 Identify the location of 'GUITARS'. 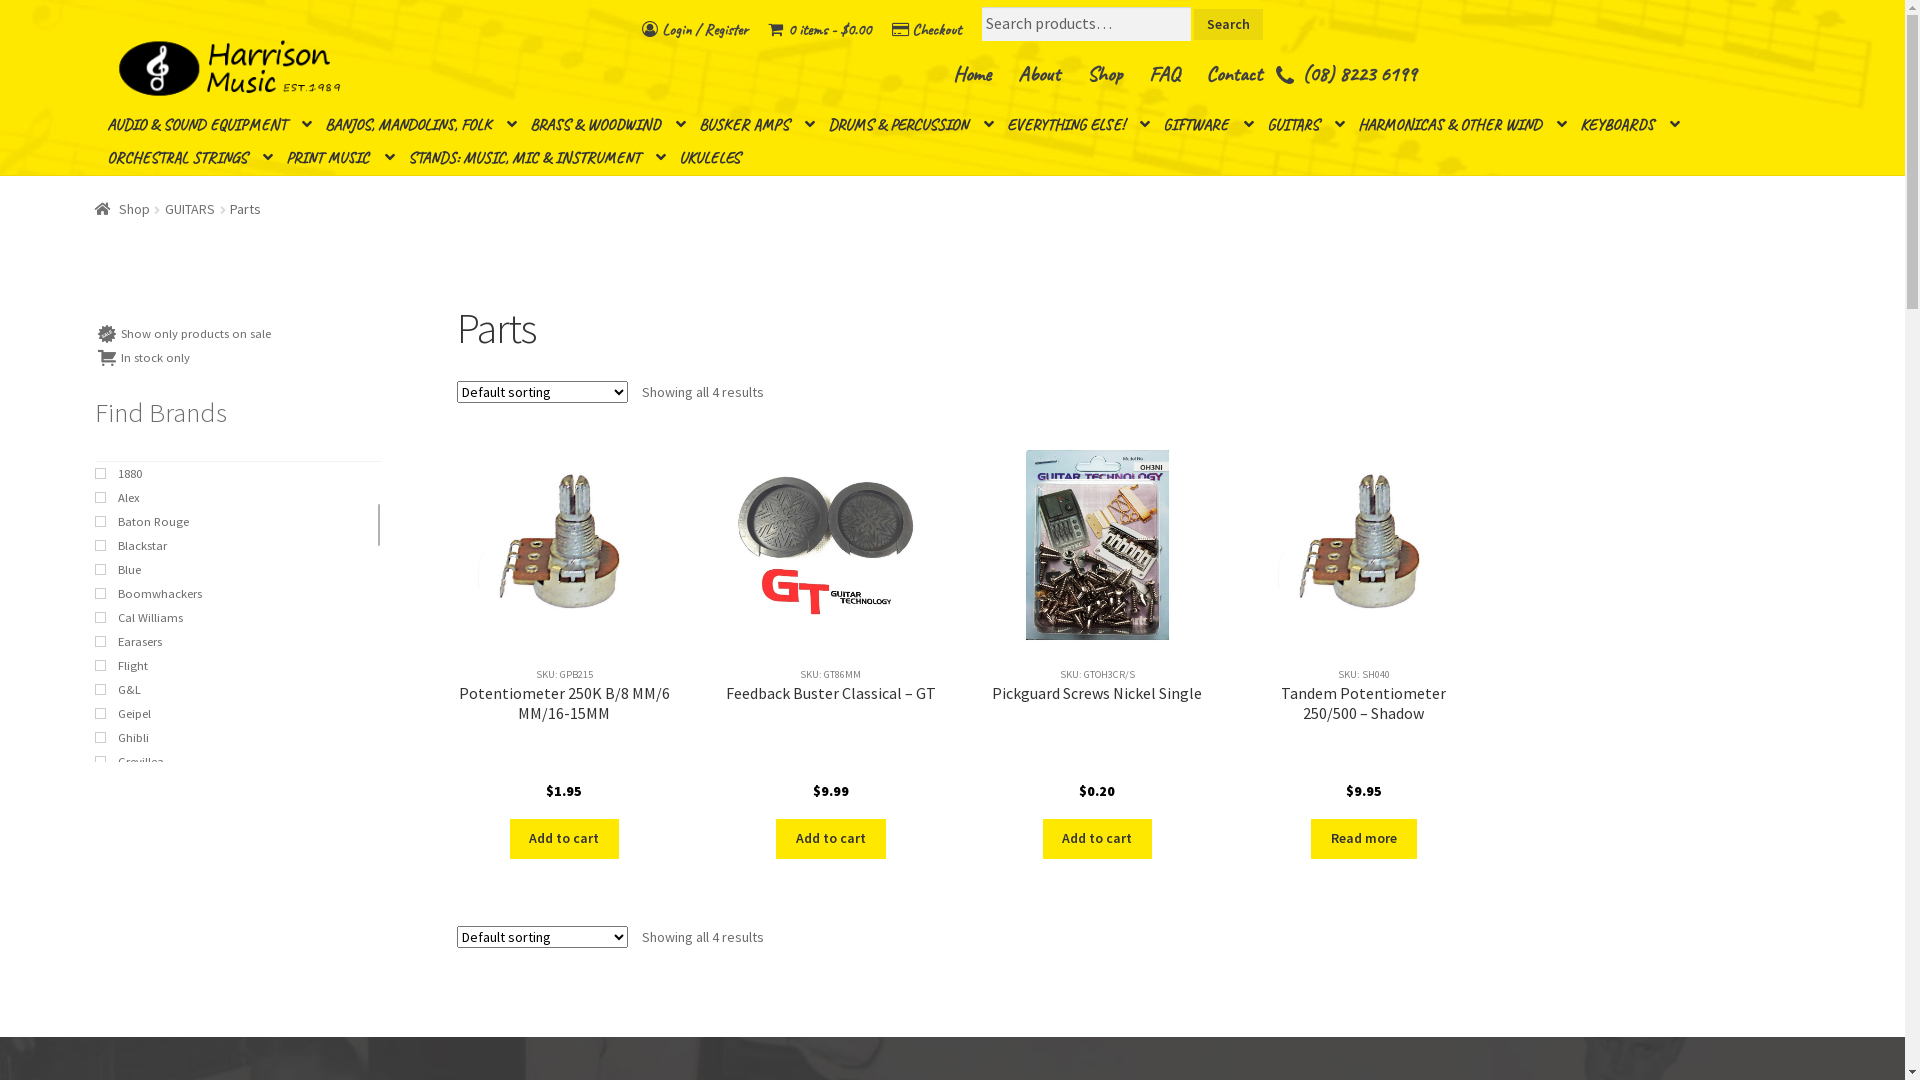
(190, 208).